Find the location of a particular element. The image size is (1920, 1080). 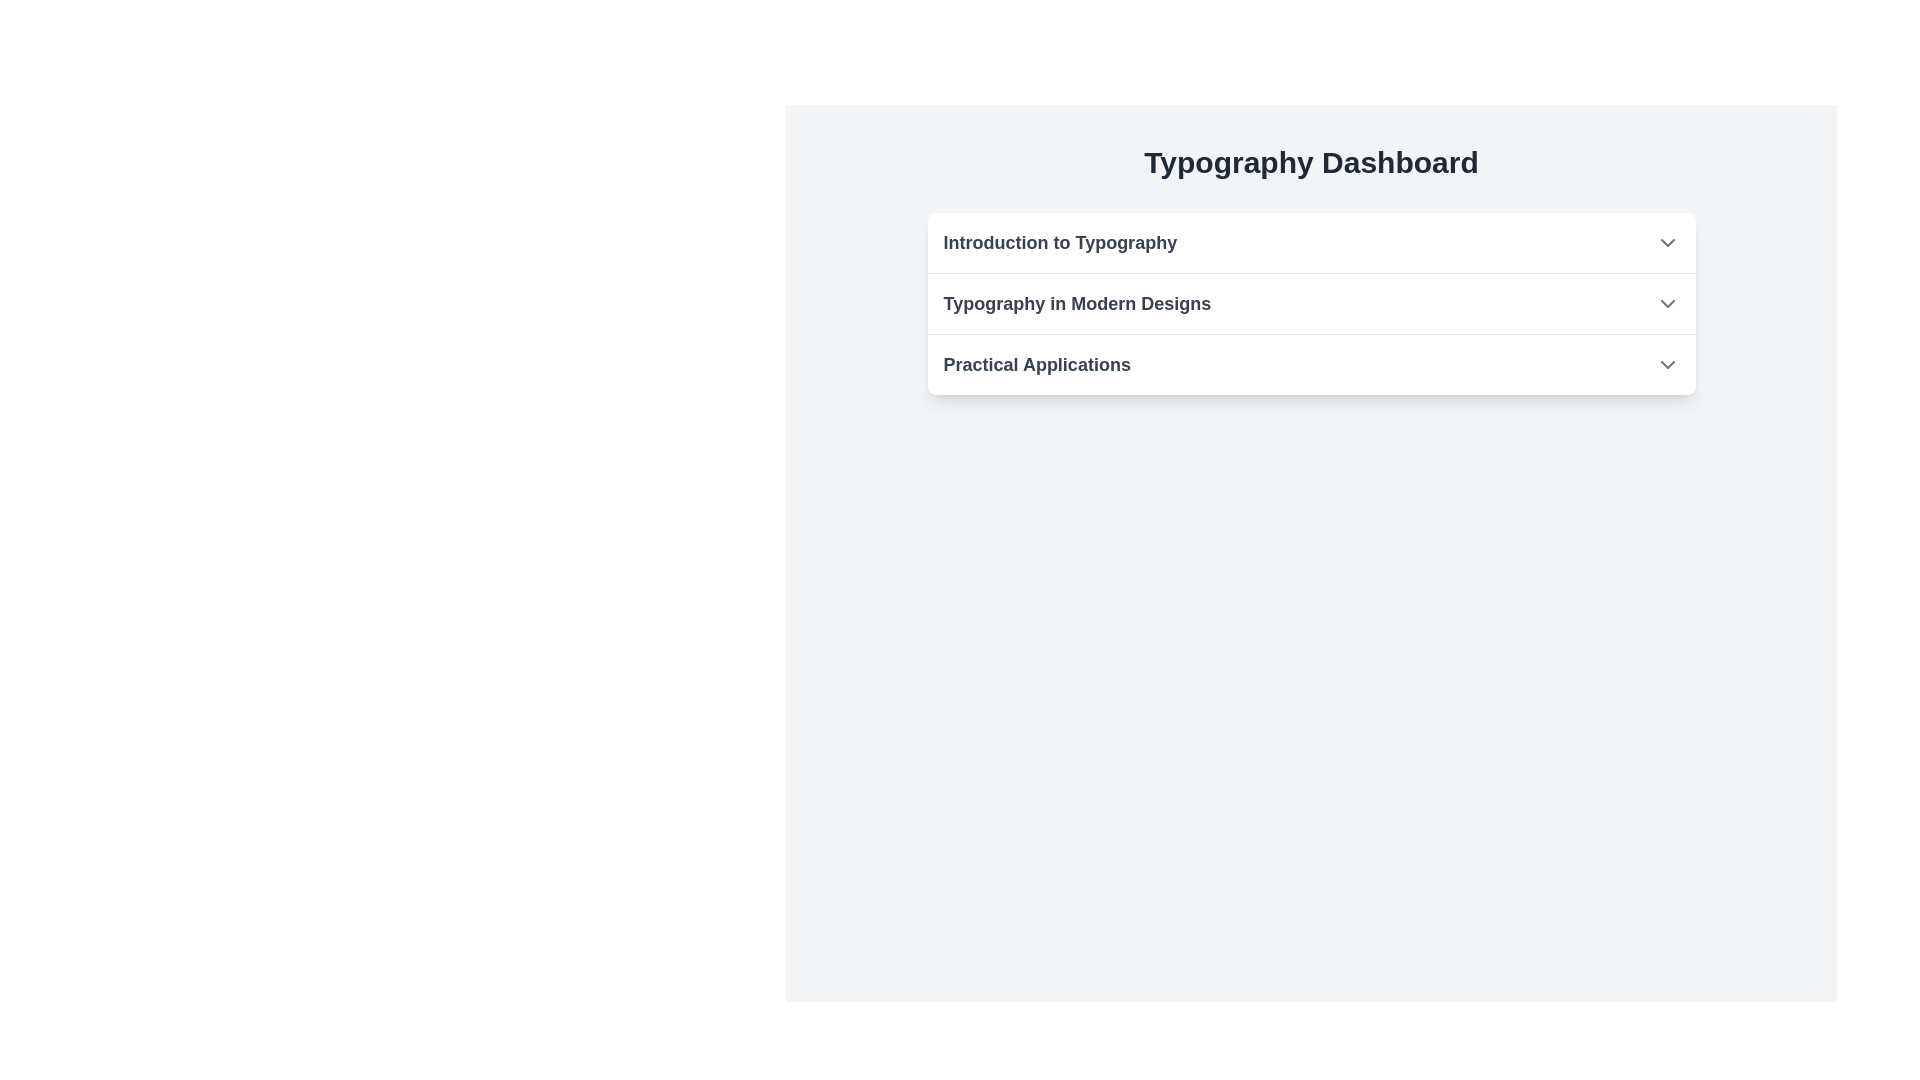

the 'Introduction to Typography' Collapsible List Item is located at coordinates (1311, 242).